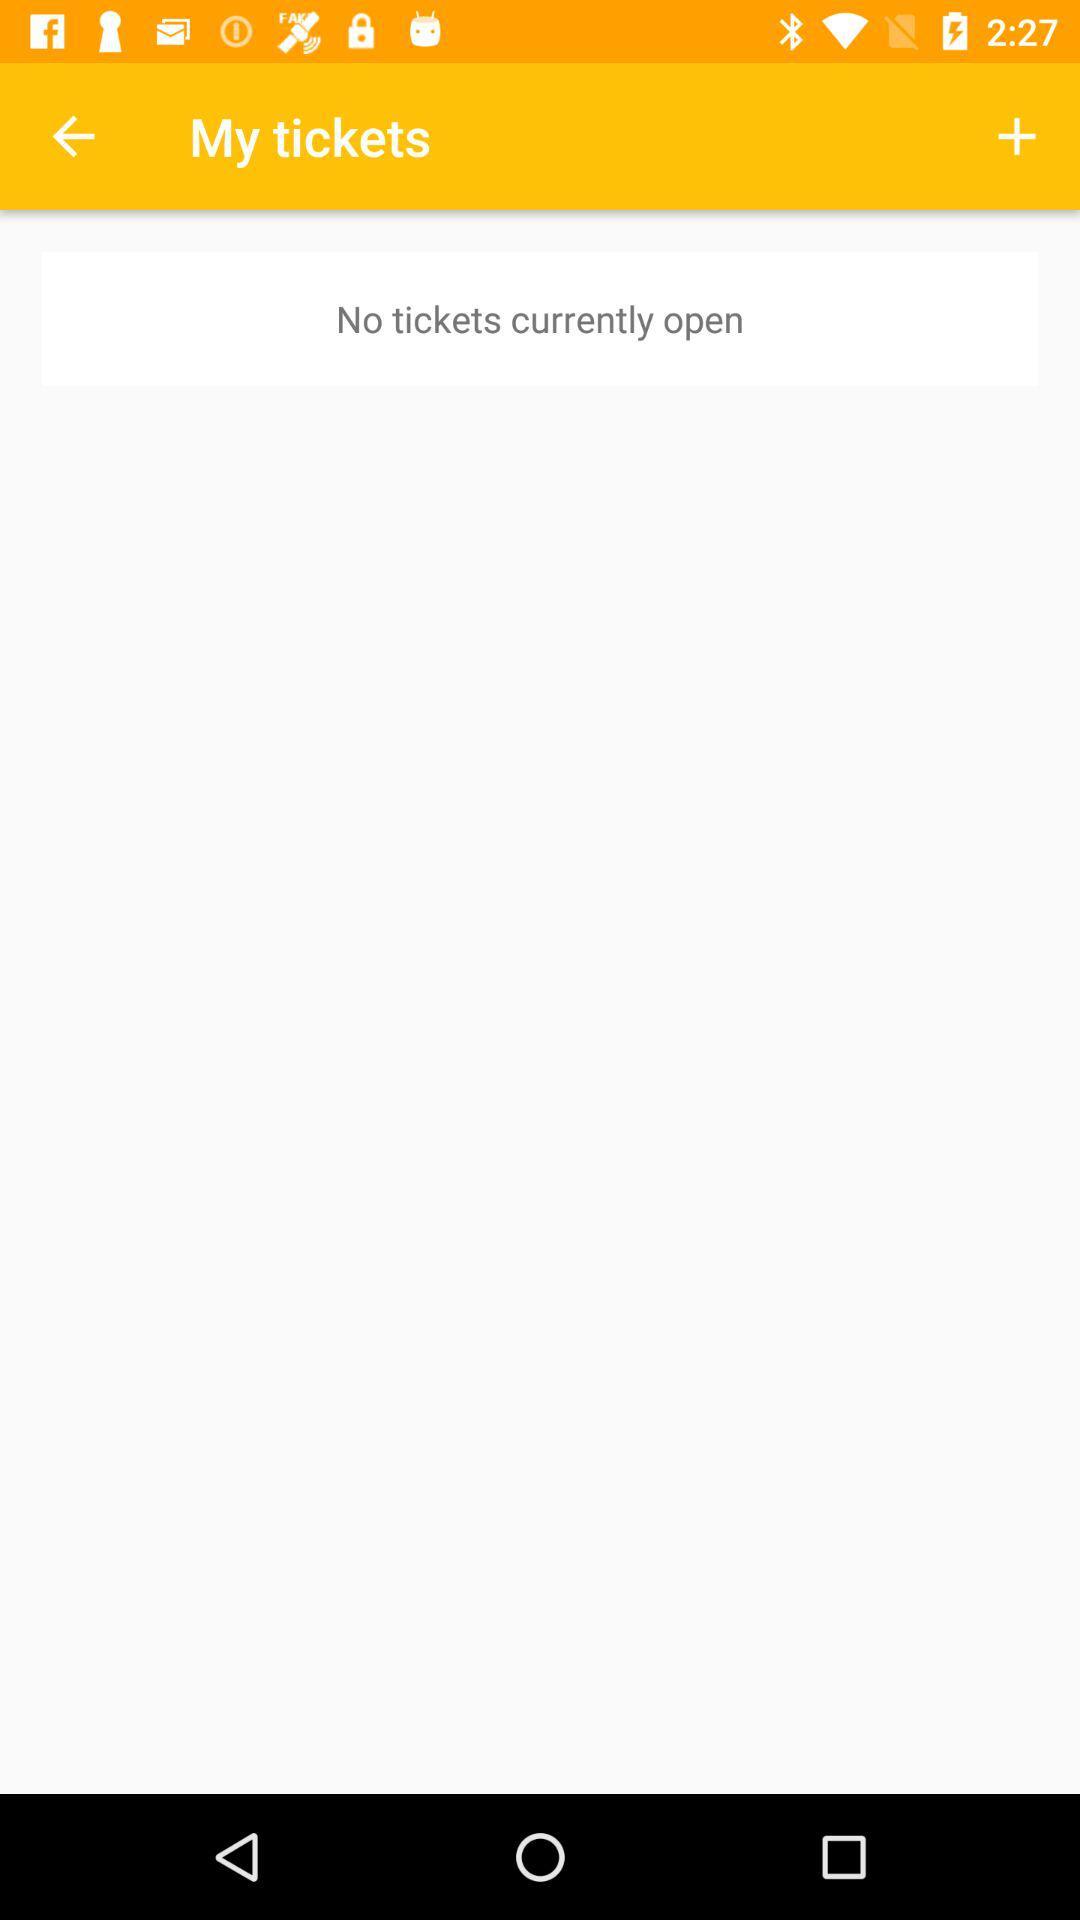 The height and width of the screenshot is (1920, 1080). What do you see at coordinates (72, 135) in the screenshot?
I see `item above no tickets currently icon` at bounding box center [72, 135].